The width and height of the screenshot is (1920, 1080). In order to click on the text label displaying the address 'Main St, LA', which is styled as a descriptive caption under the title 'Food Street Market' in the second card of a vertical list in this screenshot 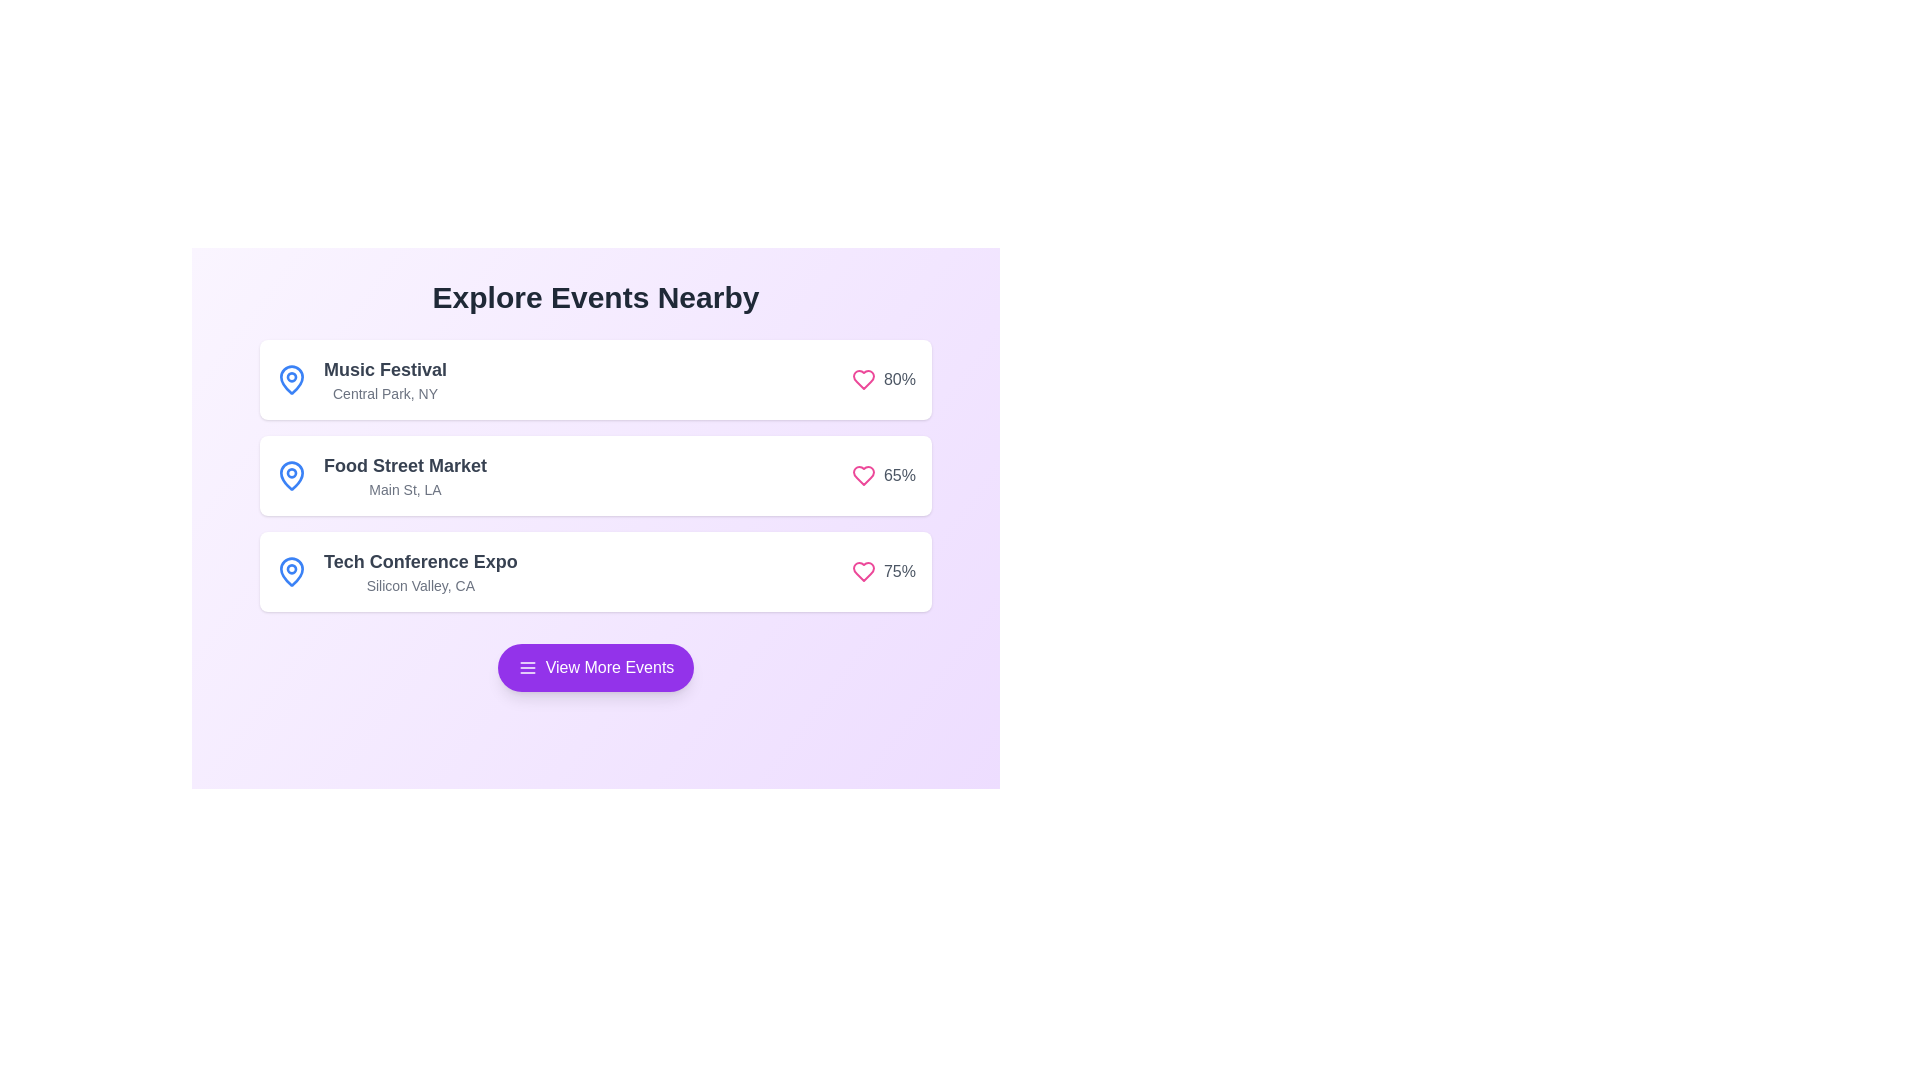, I will do `click(404, 489)`.